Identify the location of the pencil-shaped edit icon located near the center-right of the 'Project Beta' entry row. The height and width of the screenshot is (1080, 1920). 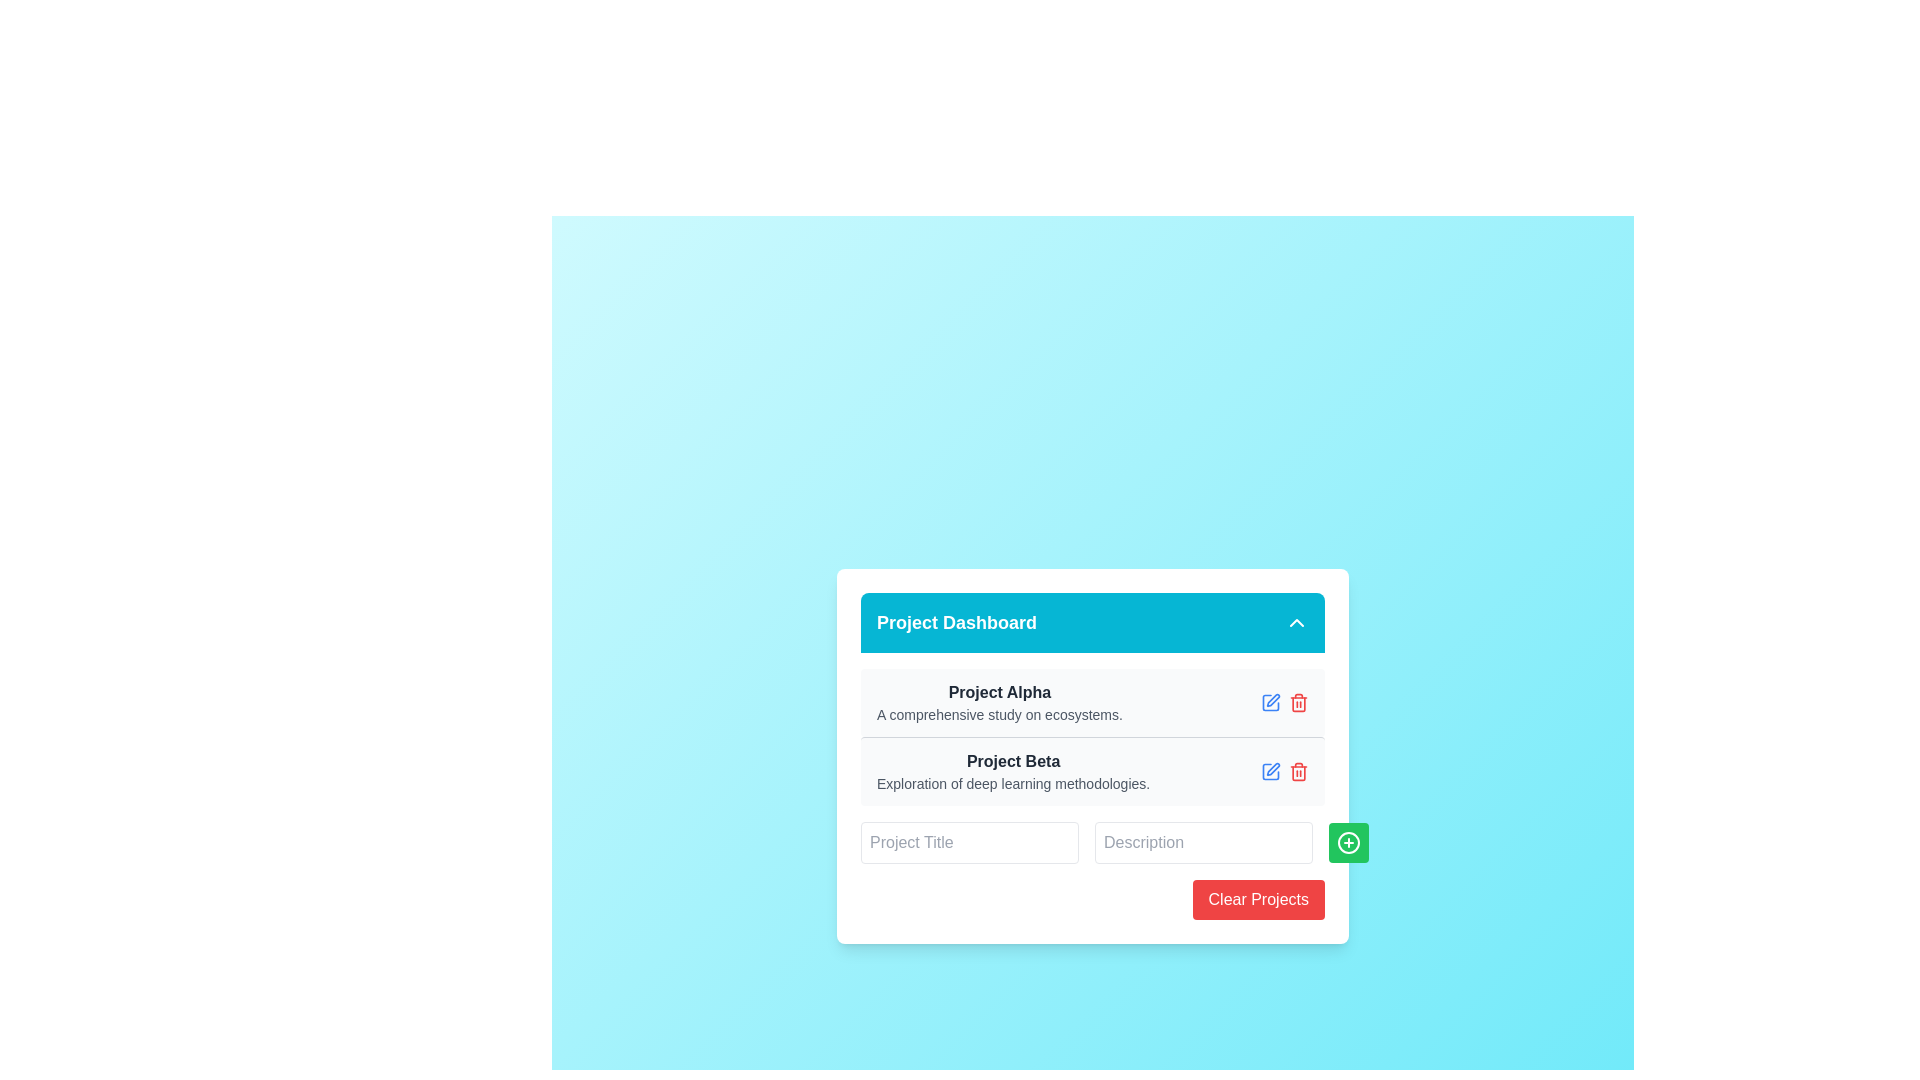
(1272, 767).